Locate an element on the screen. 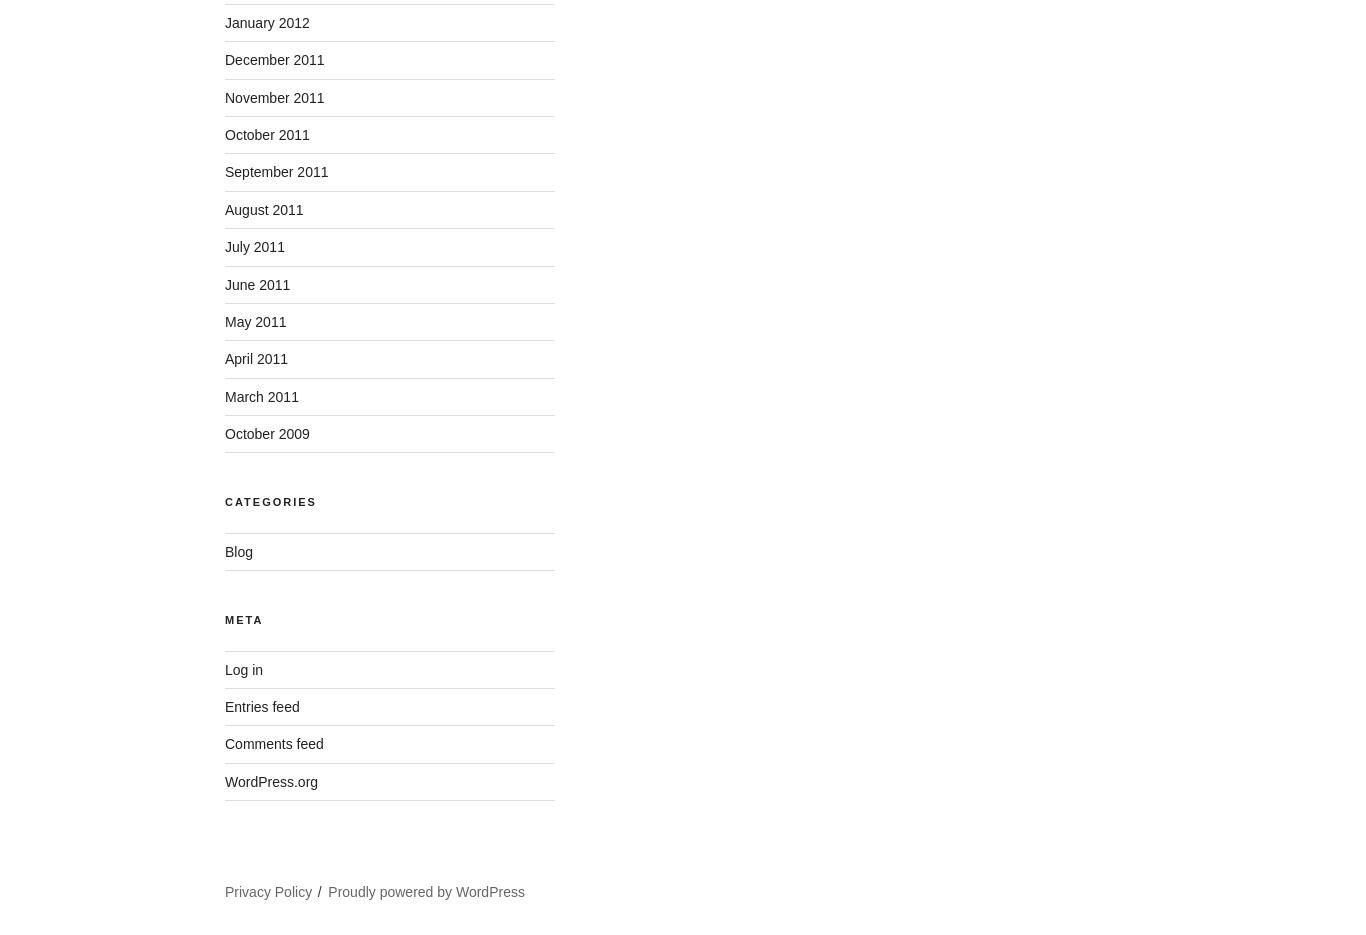 This screenshot has height=935, width=1366. 'Categories' is located at coordinates (270, 502).